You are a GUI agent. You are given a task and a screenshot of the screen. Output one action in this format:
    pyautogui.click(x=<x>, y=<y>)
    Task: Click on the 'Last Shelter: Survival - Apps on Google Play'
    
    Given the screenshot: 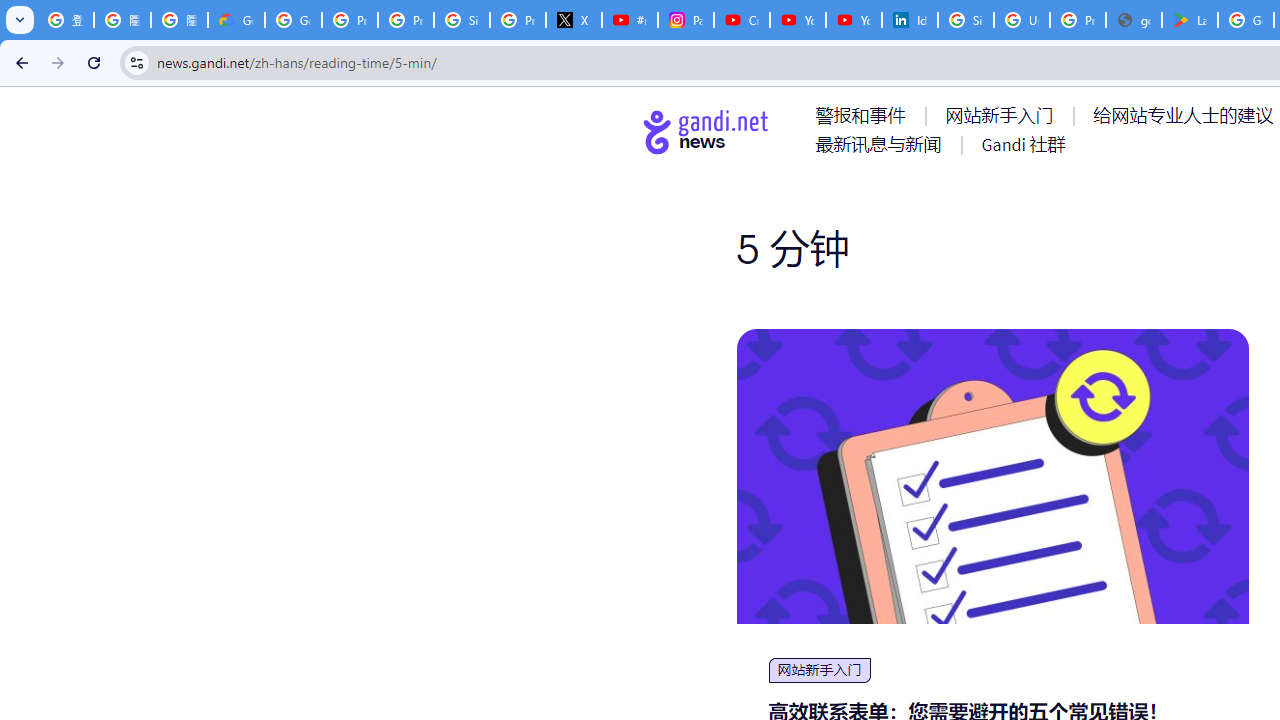 What is the action you would take?
    pyautogui.click(x=1190, y=20)
    